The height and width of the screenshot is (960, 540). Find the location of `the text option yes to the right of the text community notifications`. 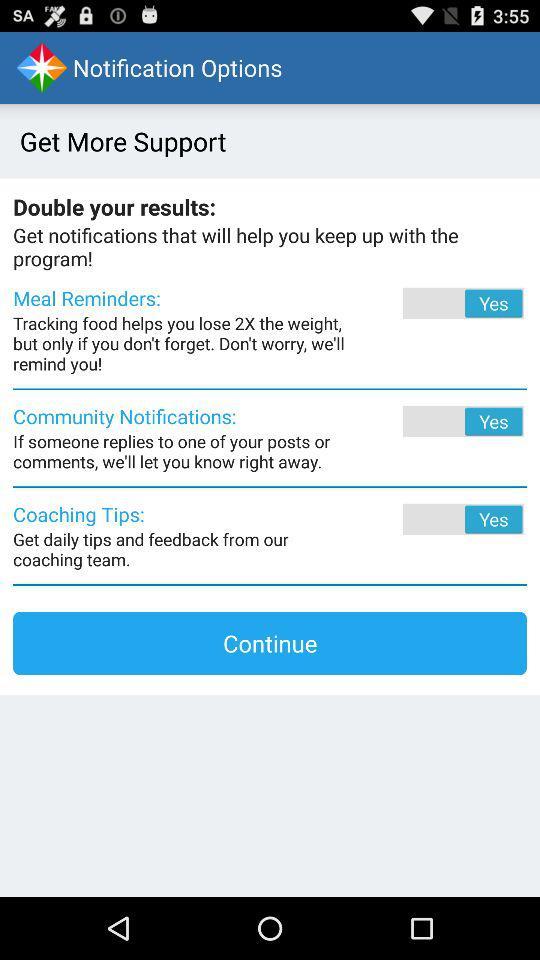

the text option yes to the right of the text community notifications is located at coordinates (436, 421).